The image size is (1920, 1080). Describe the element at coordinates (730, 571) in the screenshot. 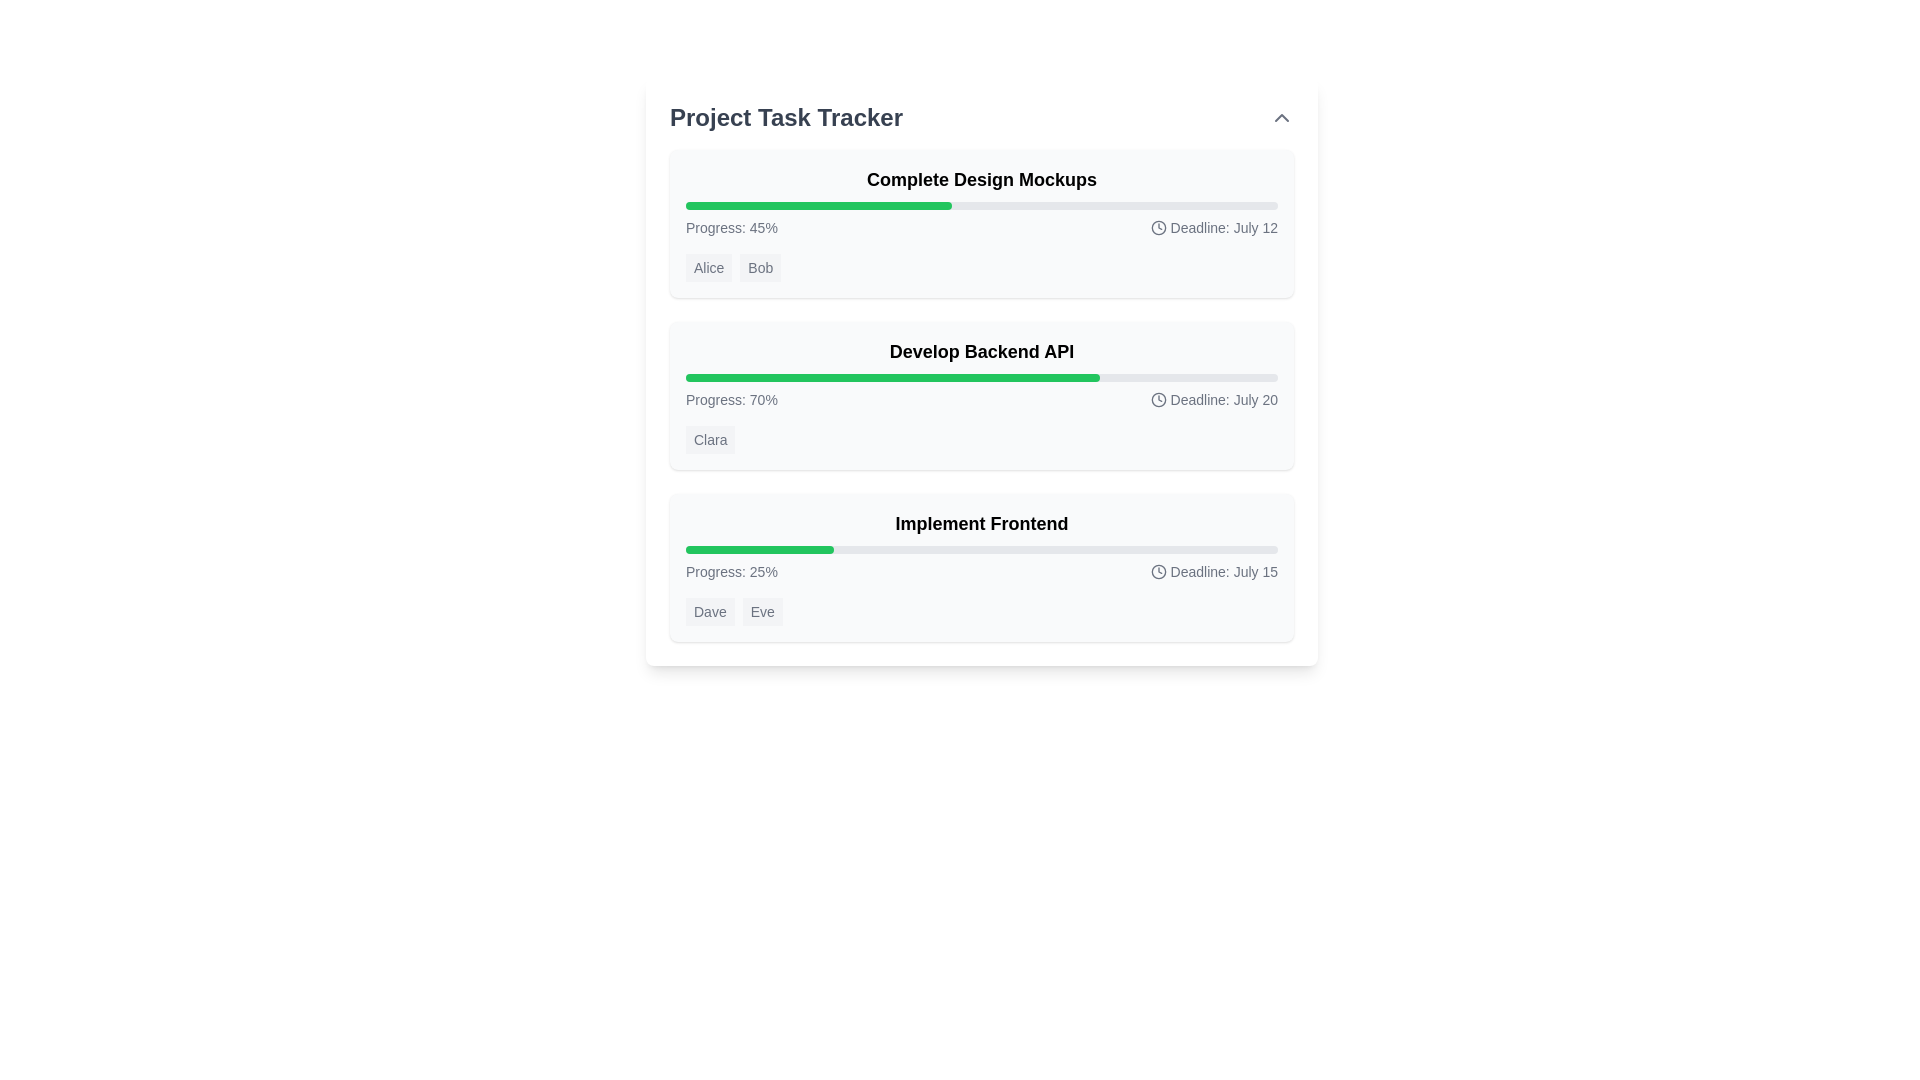

I see `text displayed in the Text Label that shows 'Progress: 25%' located in the bottom section of the 'Implement Frontend' card` at that location.